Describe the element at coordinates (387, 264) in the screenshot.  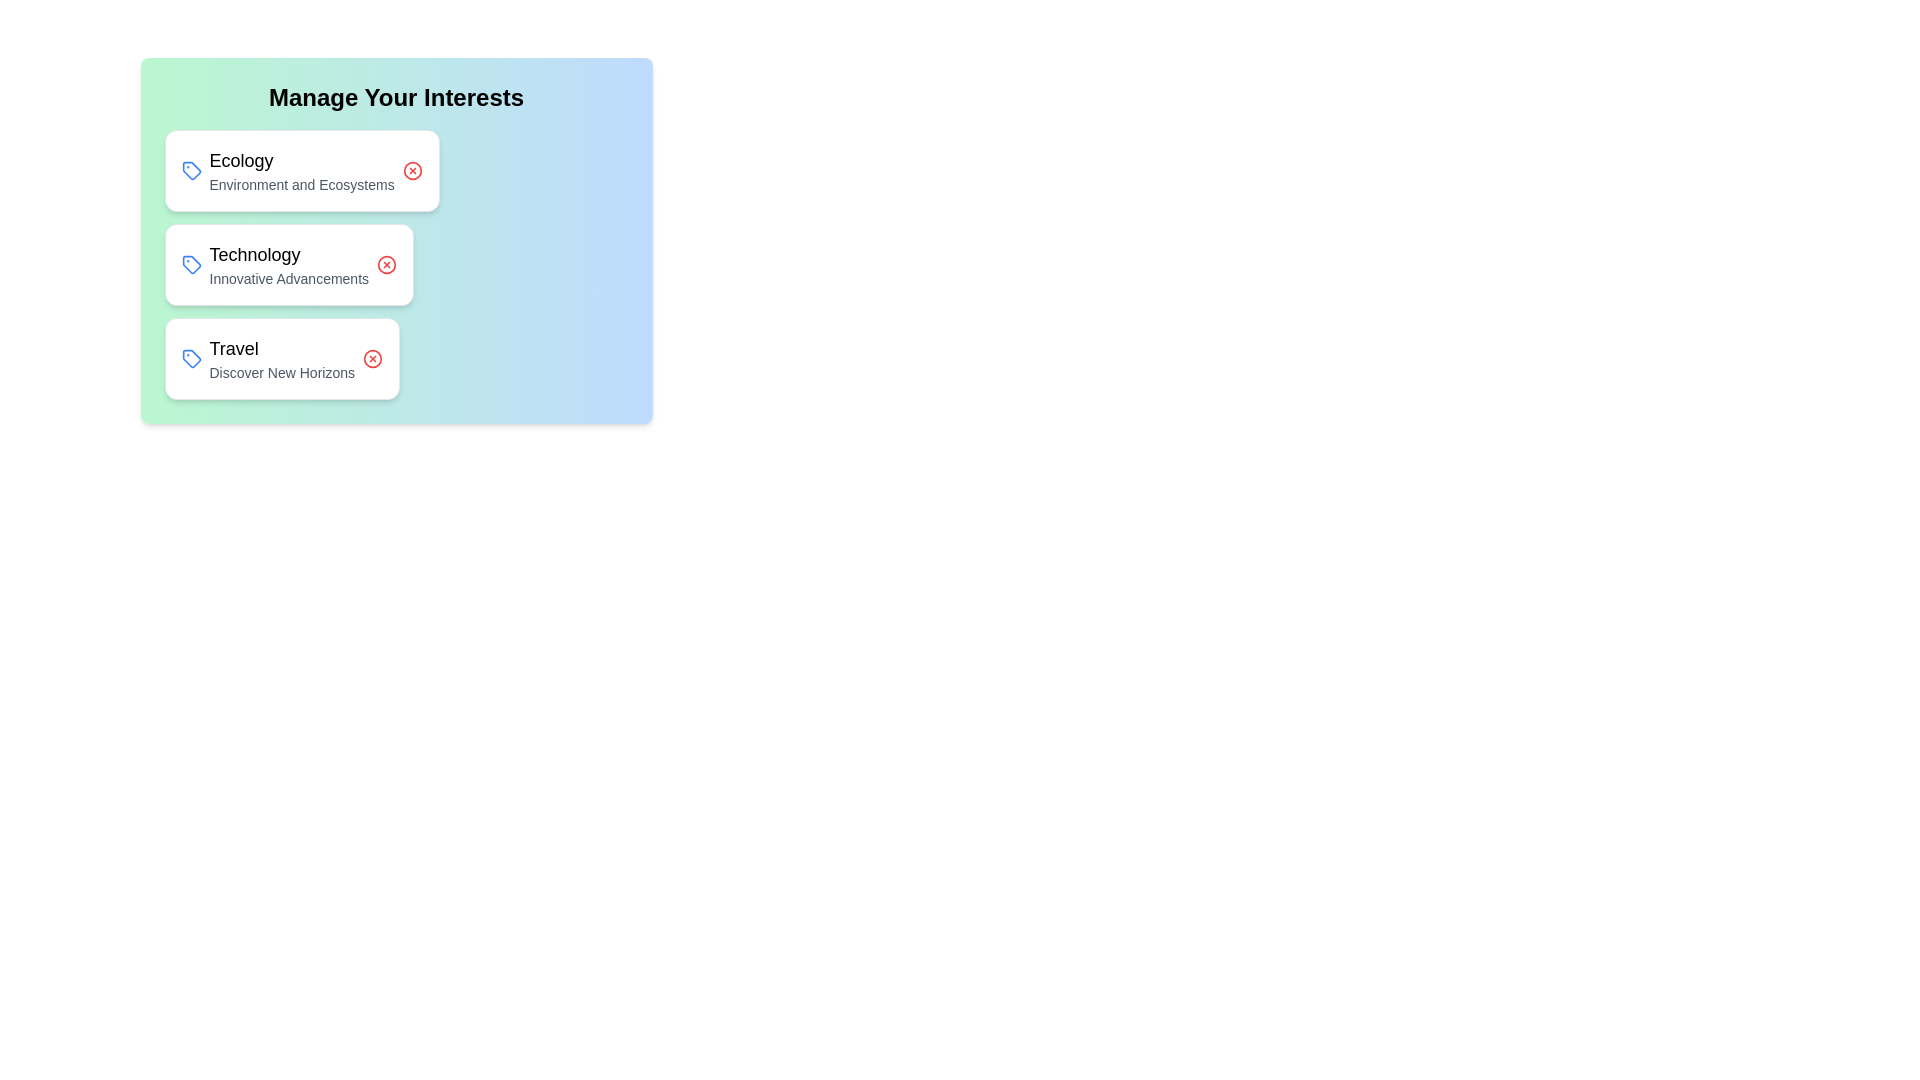
I see `the delete button of the chip labeled Technology` at that location.